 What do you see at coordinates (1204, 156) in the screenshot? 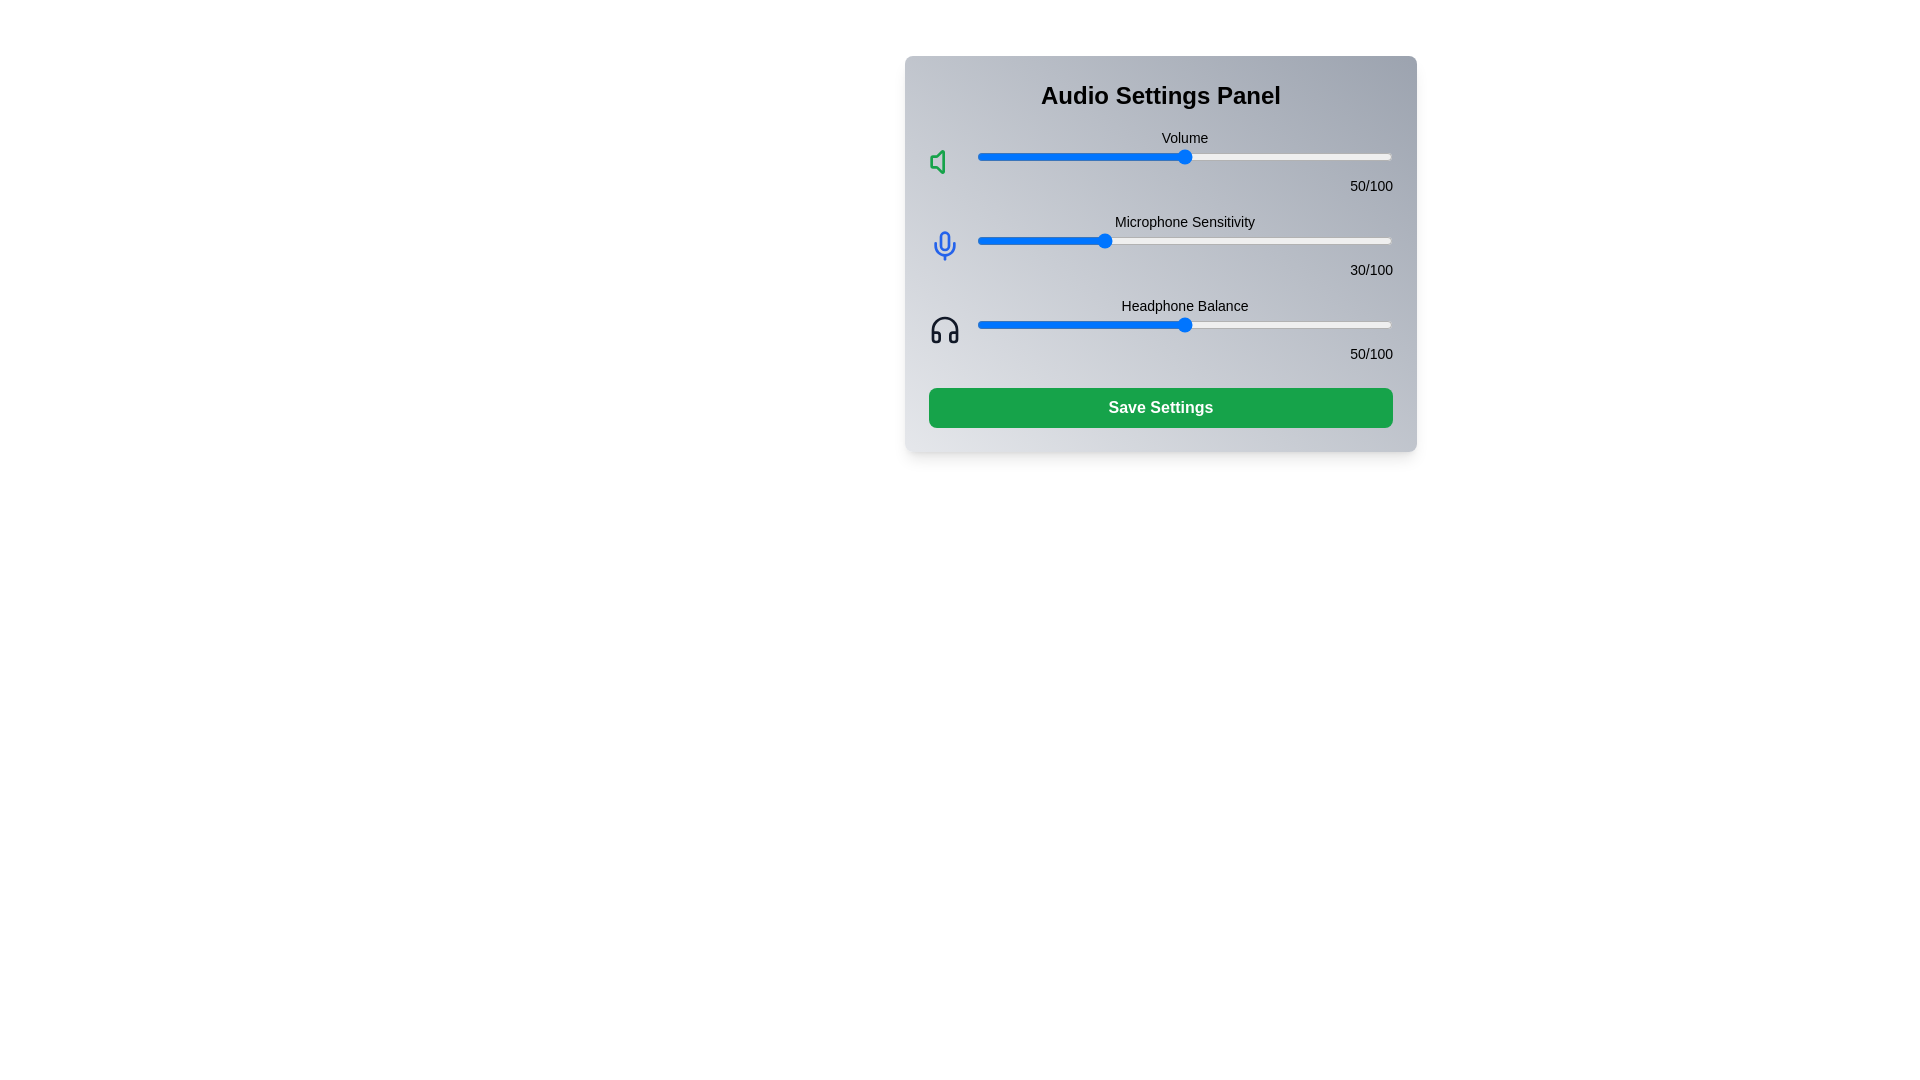
I see `the volume slider` at bounding box center [1204, 156].